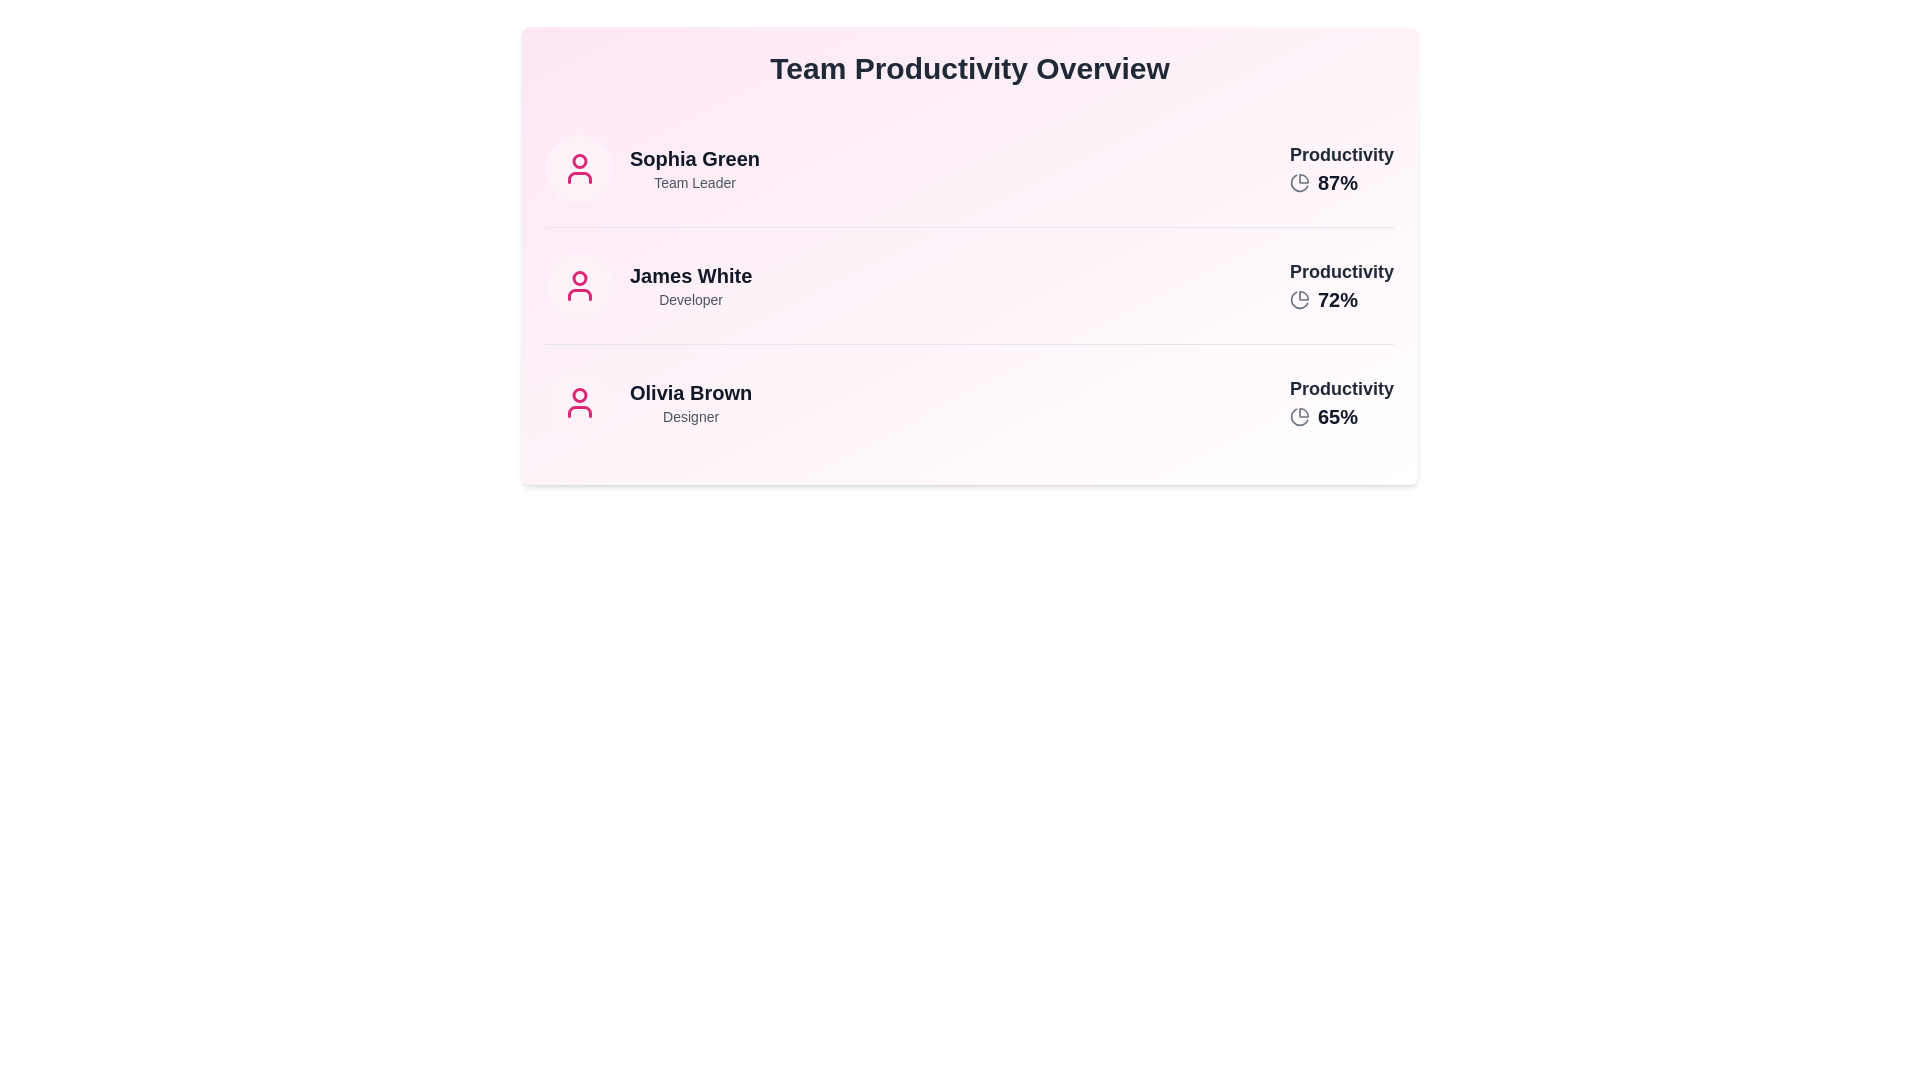 This screenshot has height=1080, width=1920. What do you see at coordinates (579, 278) in the screenshot?
I see `the filled circle that represents the head of the user icon for James White, which is styled in pink and is located in the second row of the list` at bounding box center [579, 278].